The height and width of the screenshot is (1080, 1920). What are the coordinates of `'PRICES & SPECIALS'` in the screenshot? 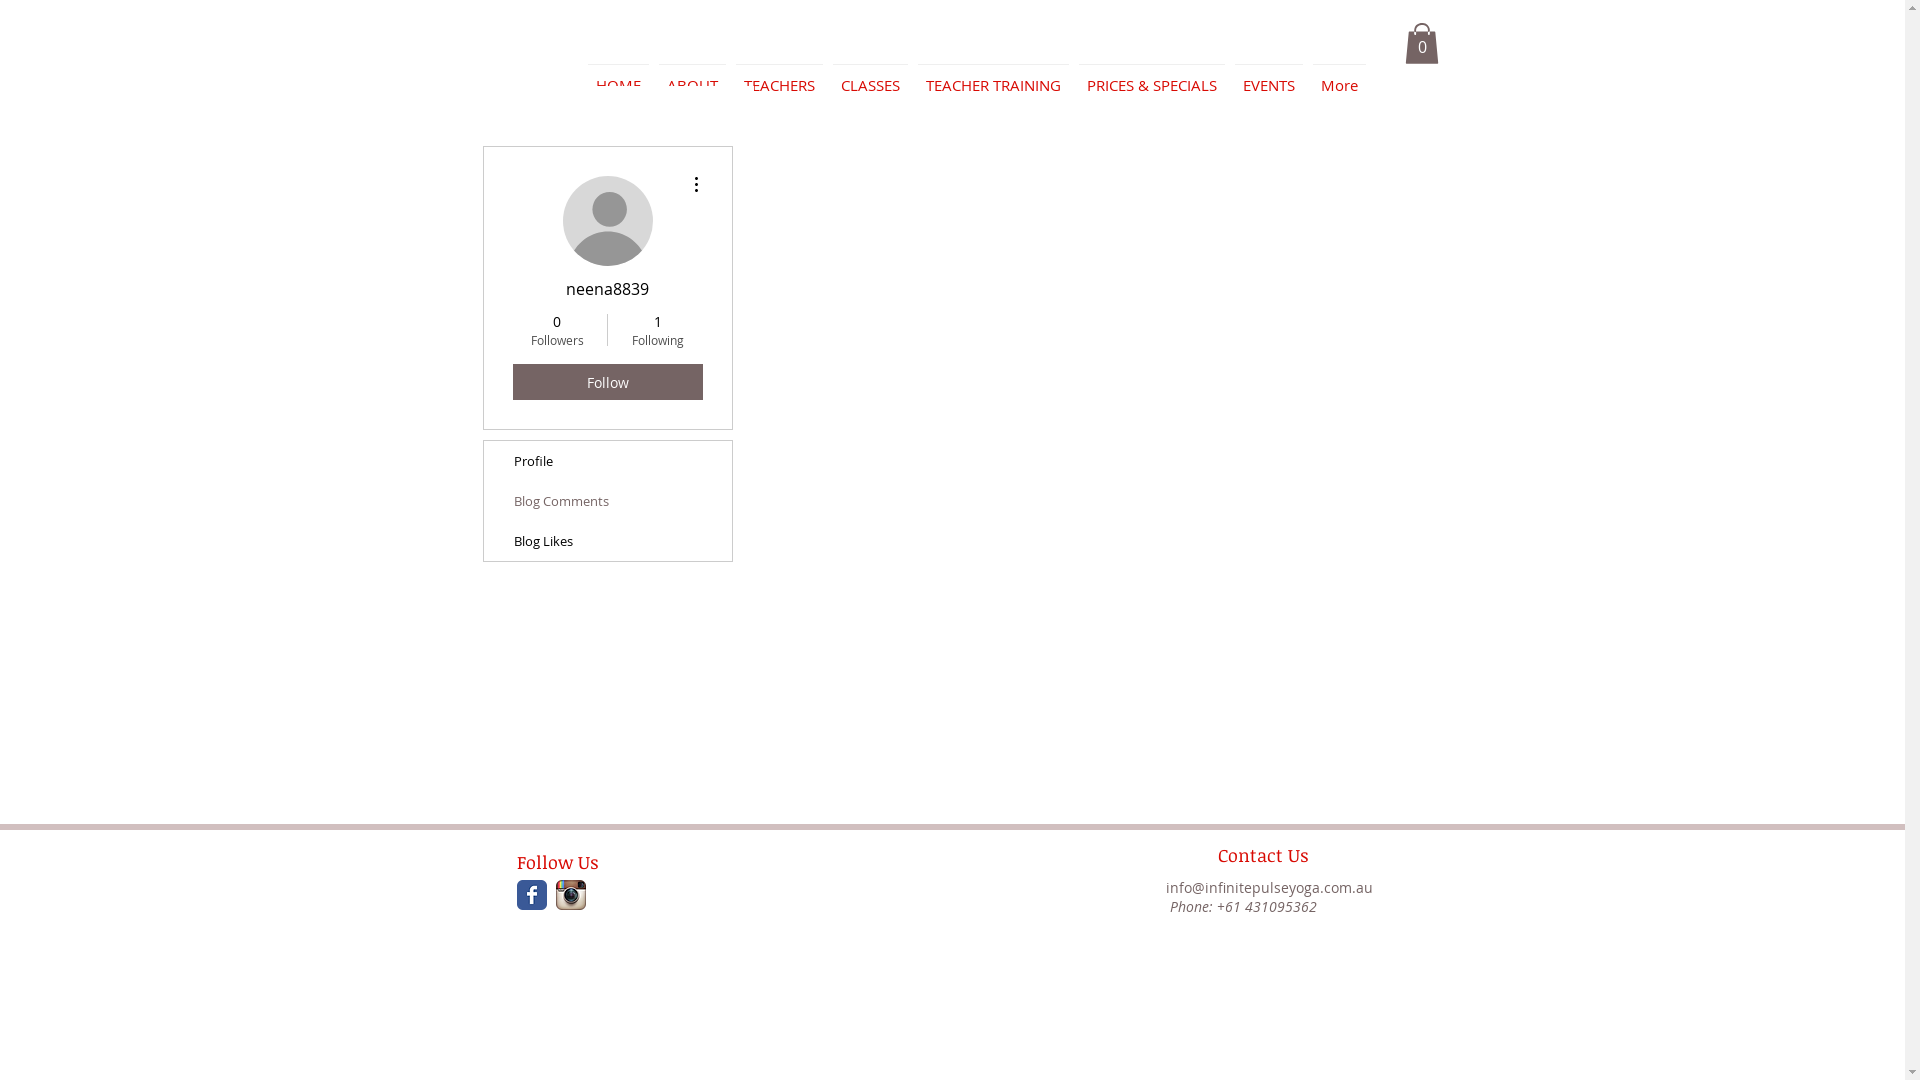 It's located at (1073, 75).